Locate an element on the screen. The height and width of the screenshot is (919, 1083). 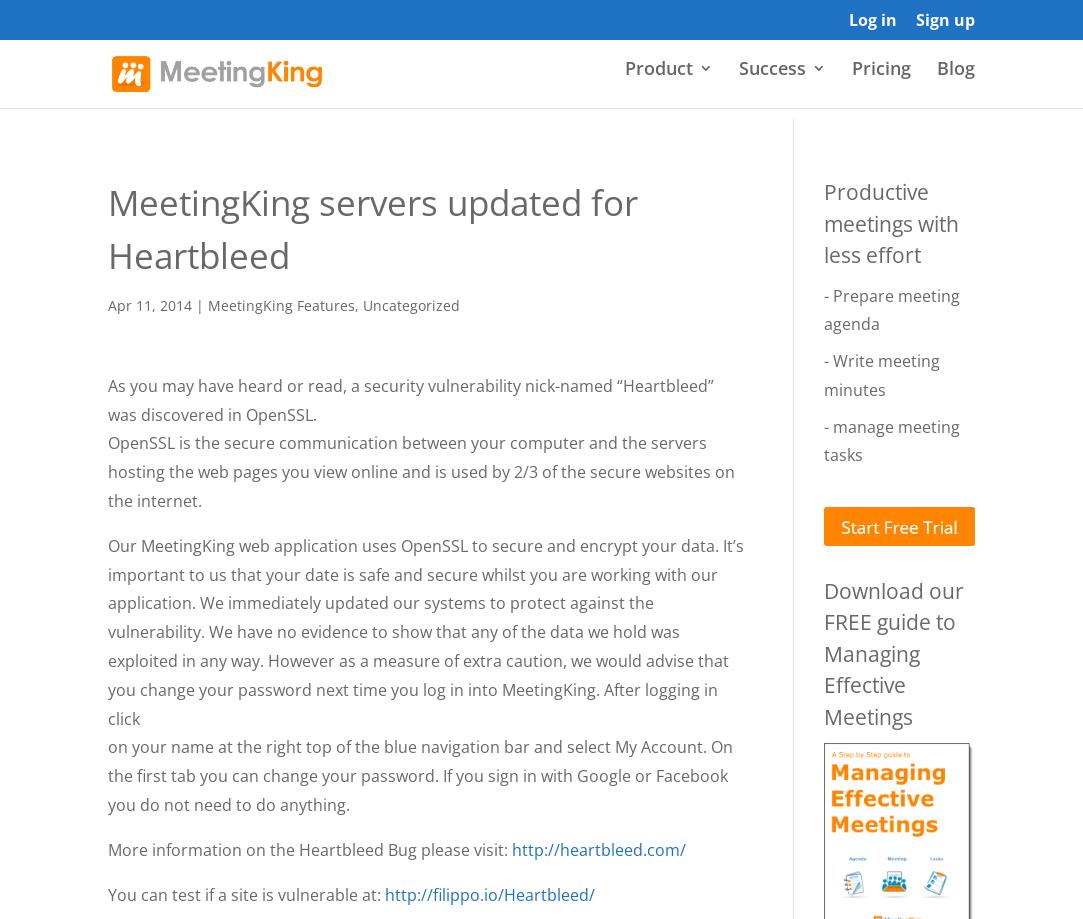
'Tour' is located at coordinates (683, 230).